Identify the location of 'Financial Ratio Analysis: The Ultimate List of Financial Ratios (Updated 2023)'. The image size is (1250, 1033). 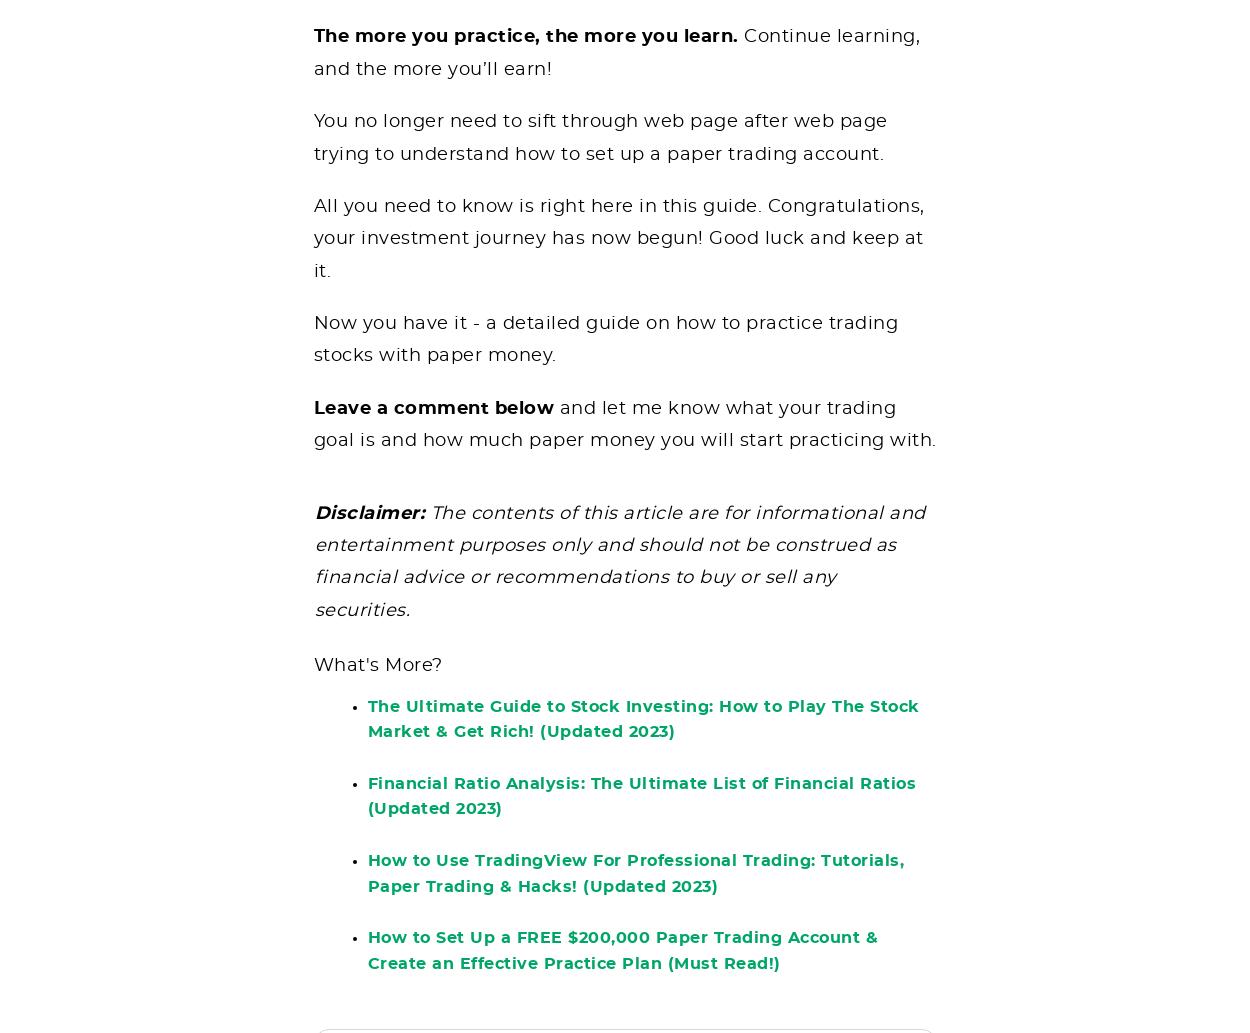
(641, 811).